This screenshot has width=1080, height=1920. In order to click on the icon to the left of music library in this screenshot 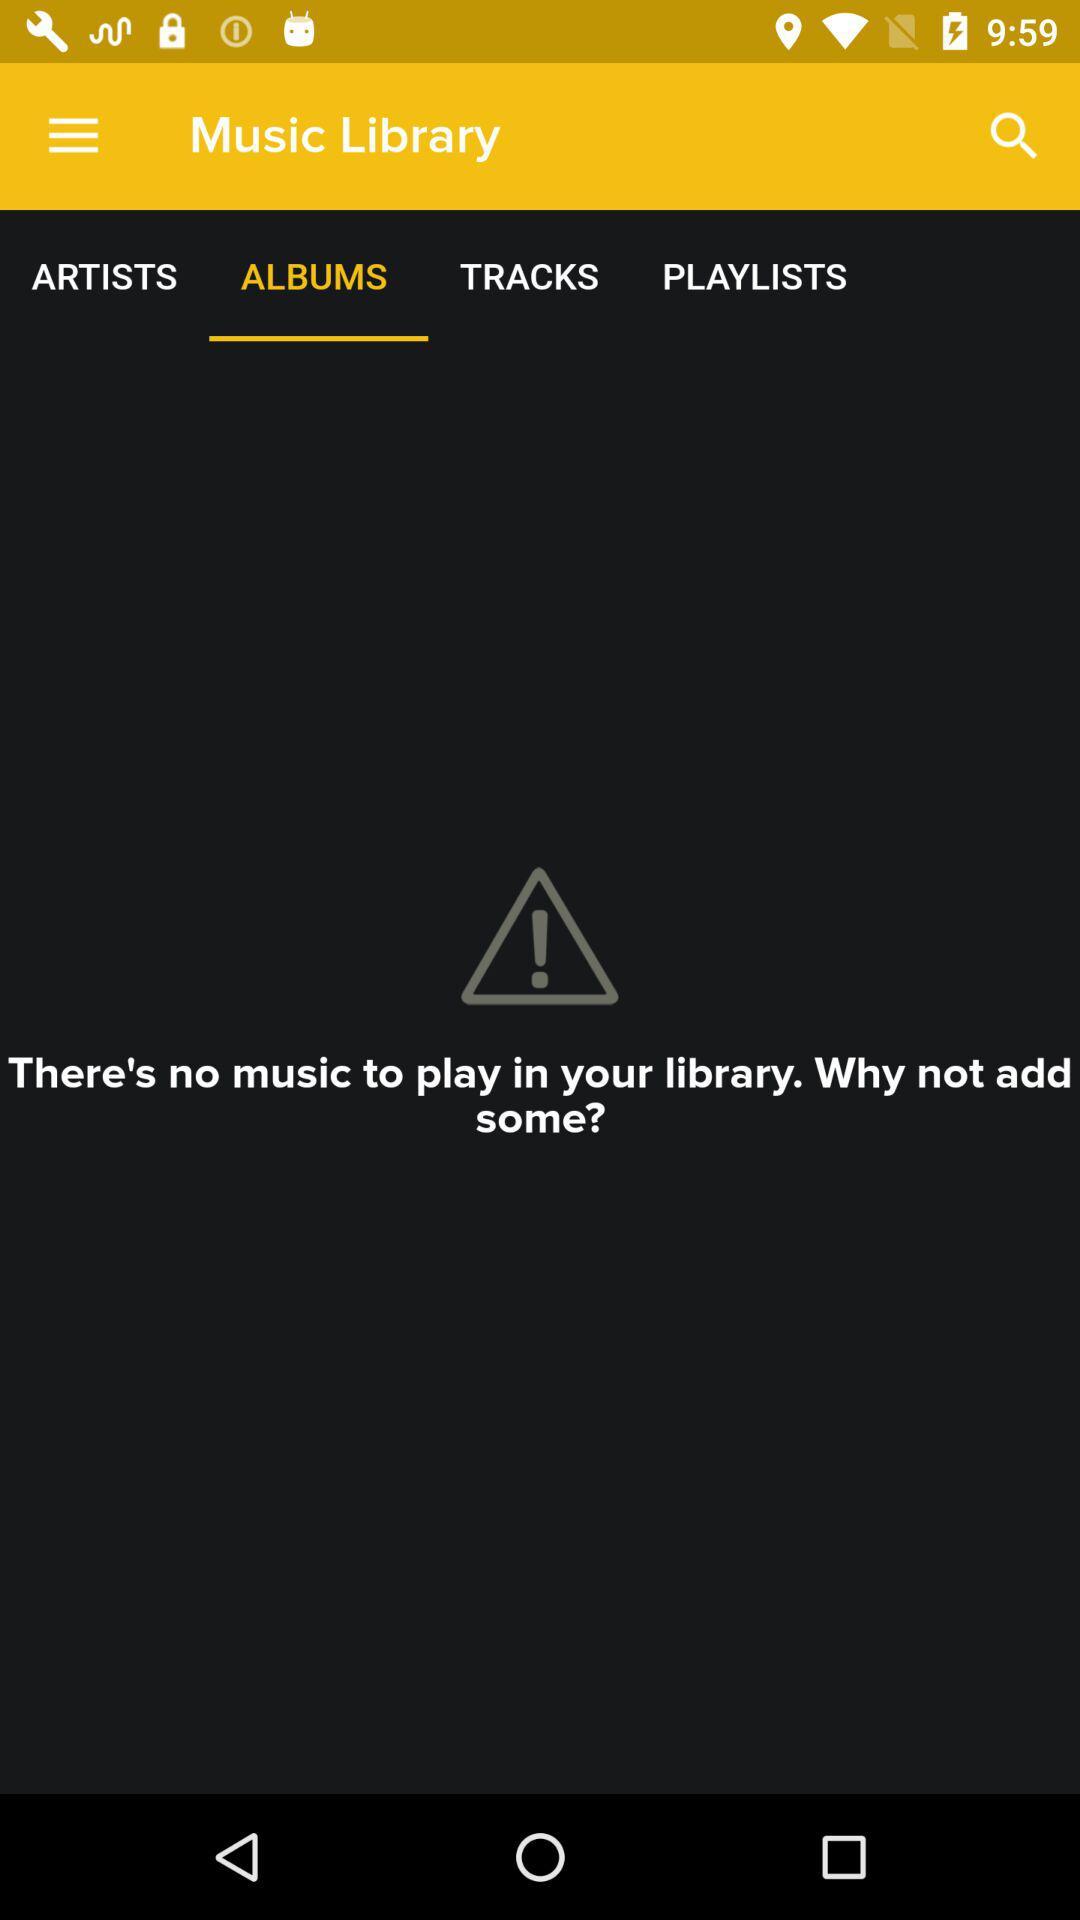, I will do `click(72, 135)`.